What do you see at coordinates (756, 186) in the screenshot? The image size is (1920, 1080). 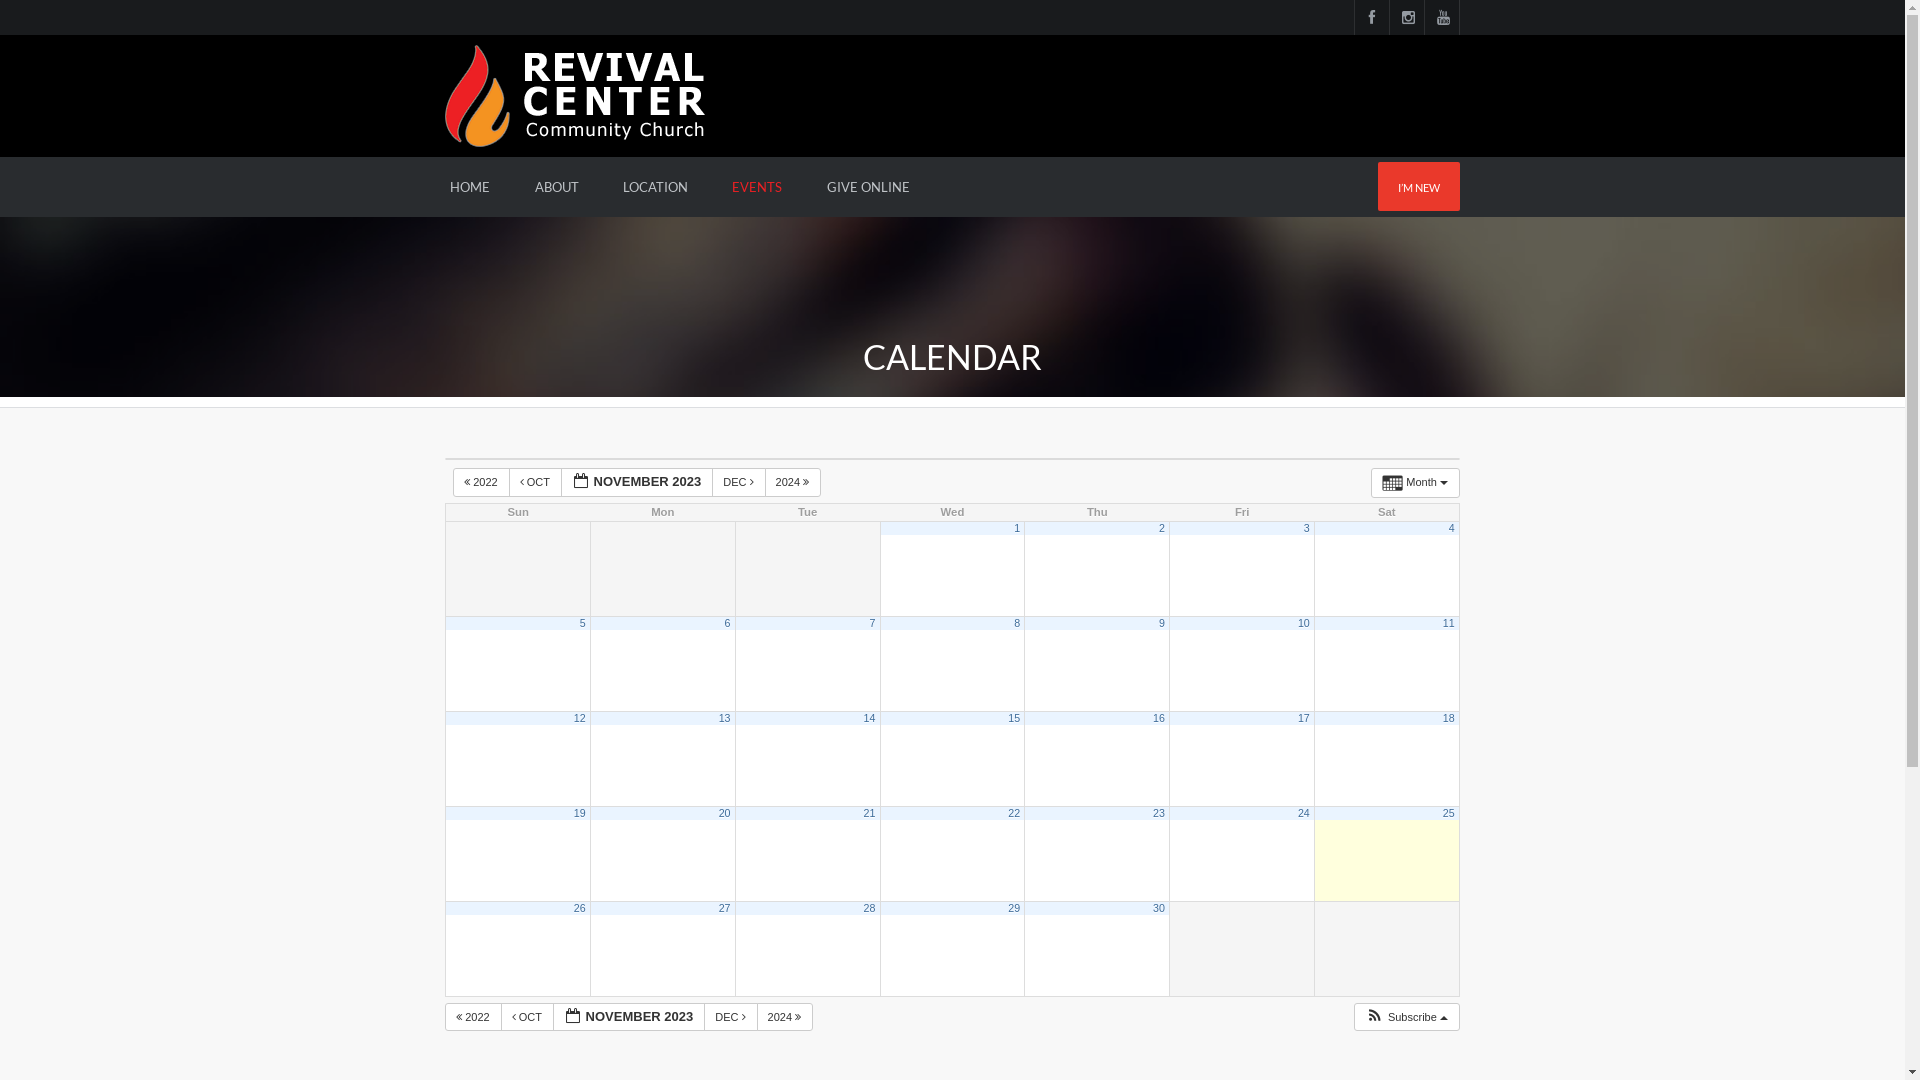 I see `'EVENTS'` at bounding box center [756, 186].